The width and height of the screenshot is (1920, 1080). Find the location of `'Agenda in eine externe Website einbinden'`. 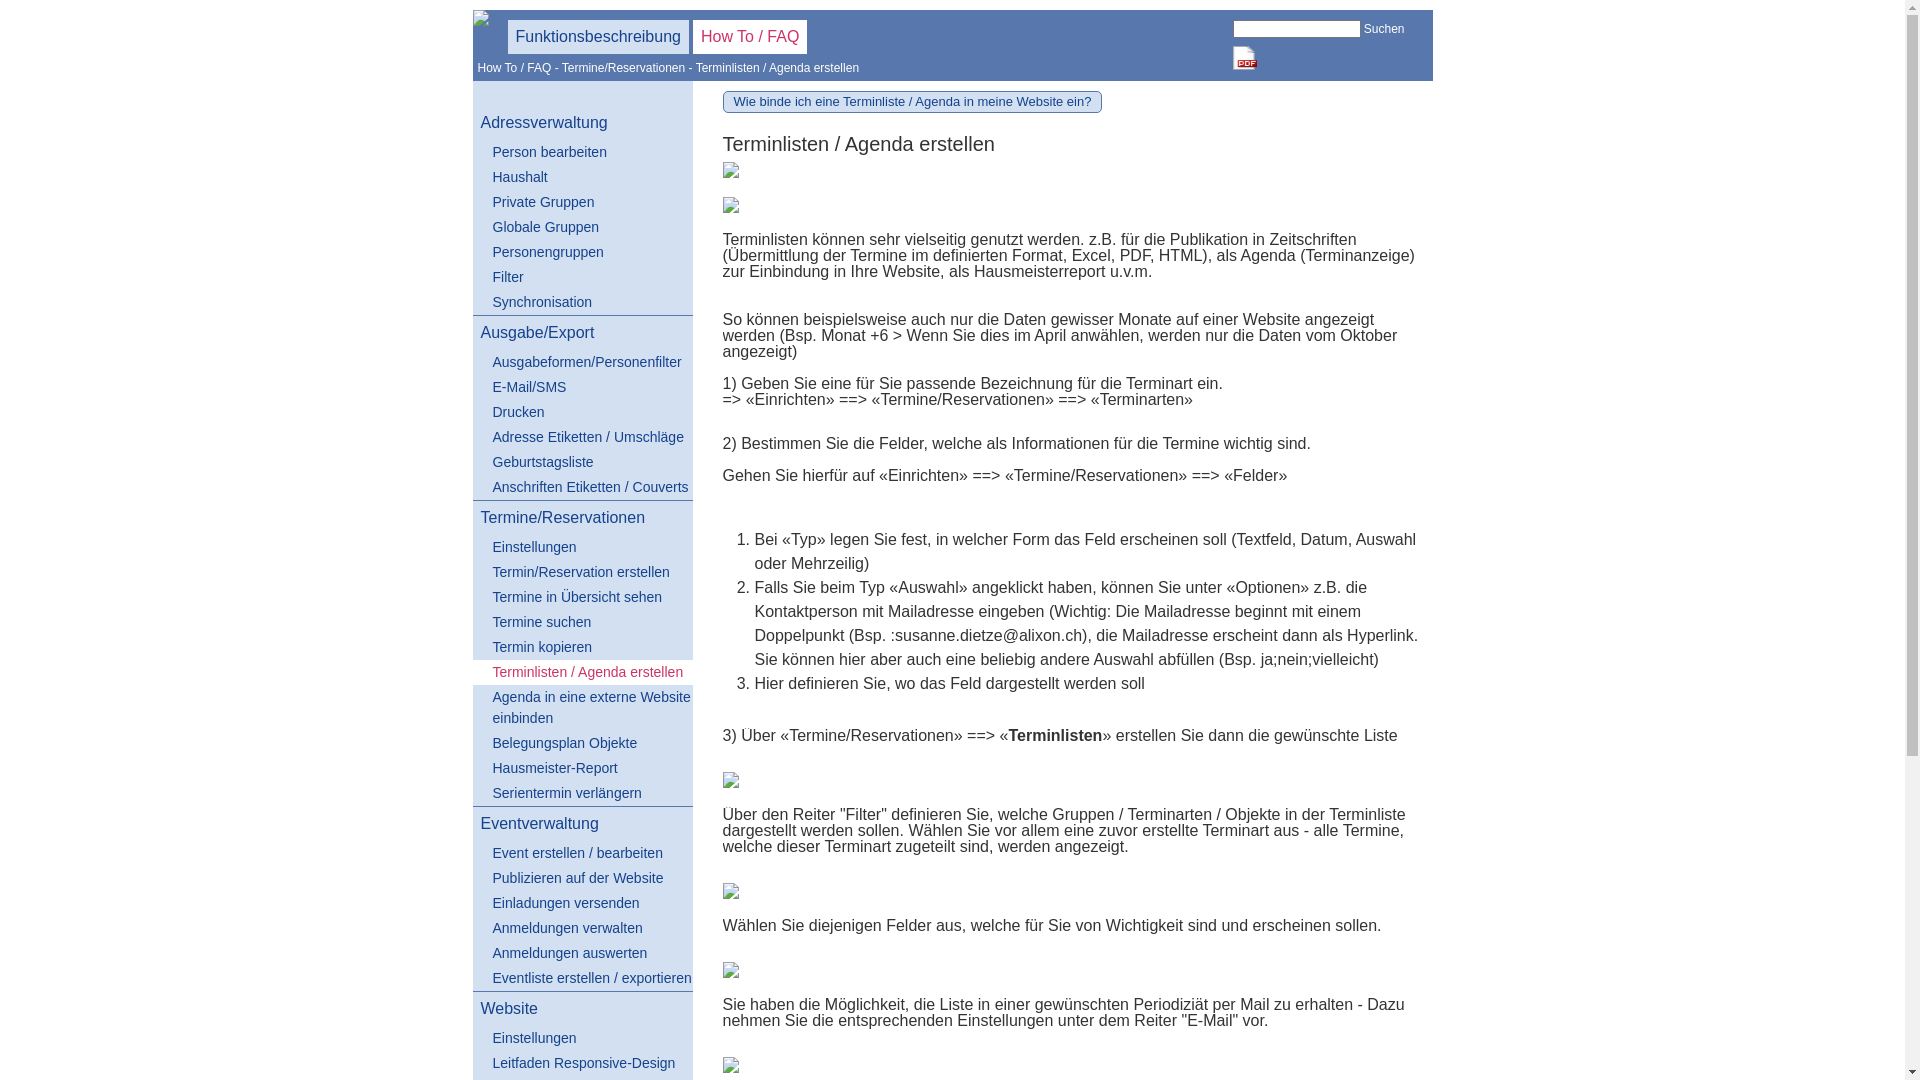

'Agenda in eine externe Website einbinden' is located at coordinates (580, 707).